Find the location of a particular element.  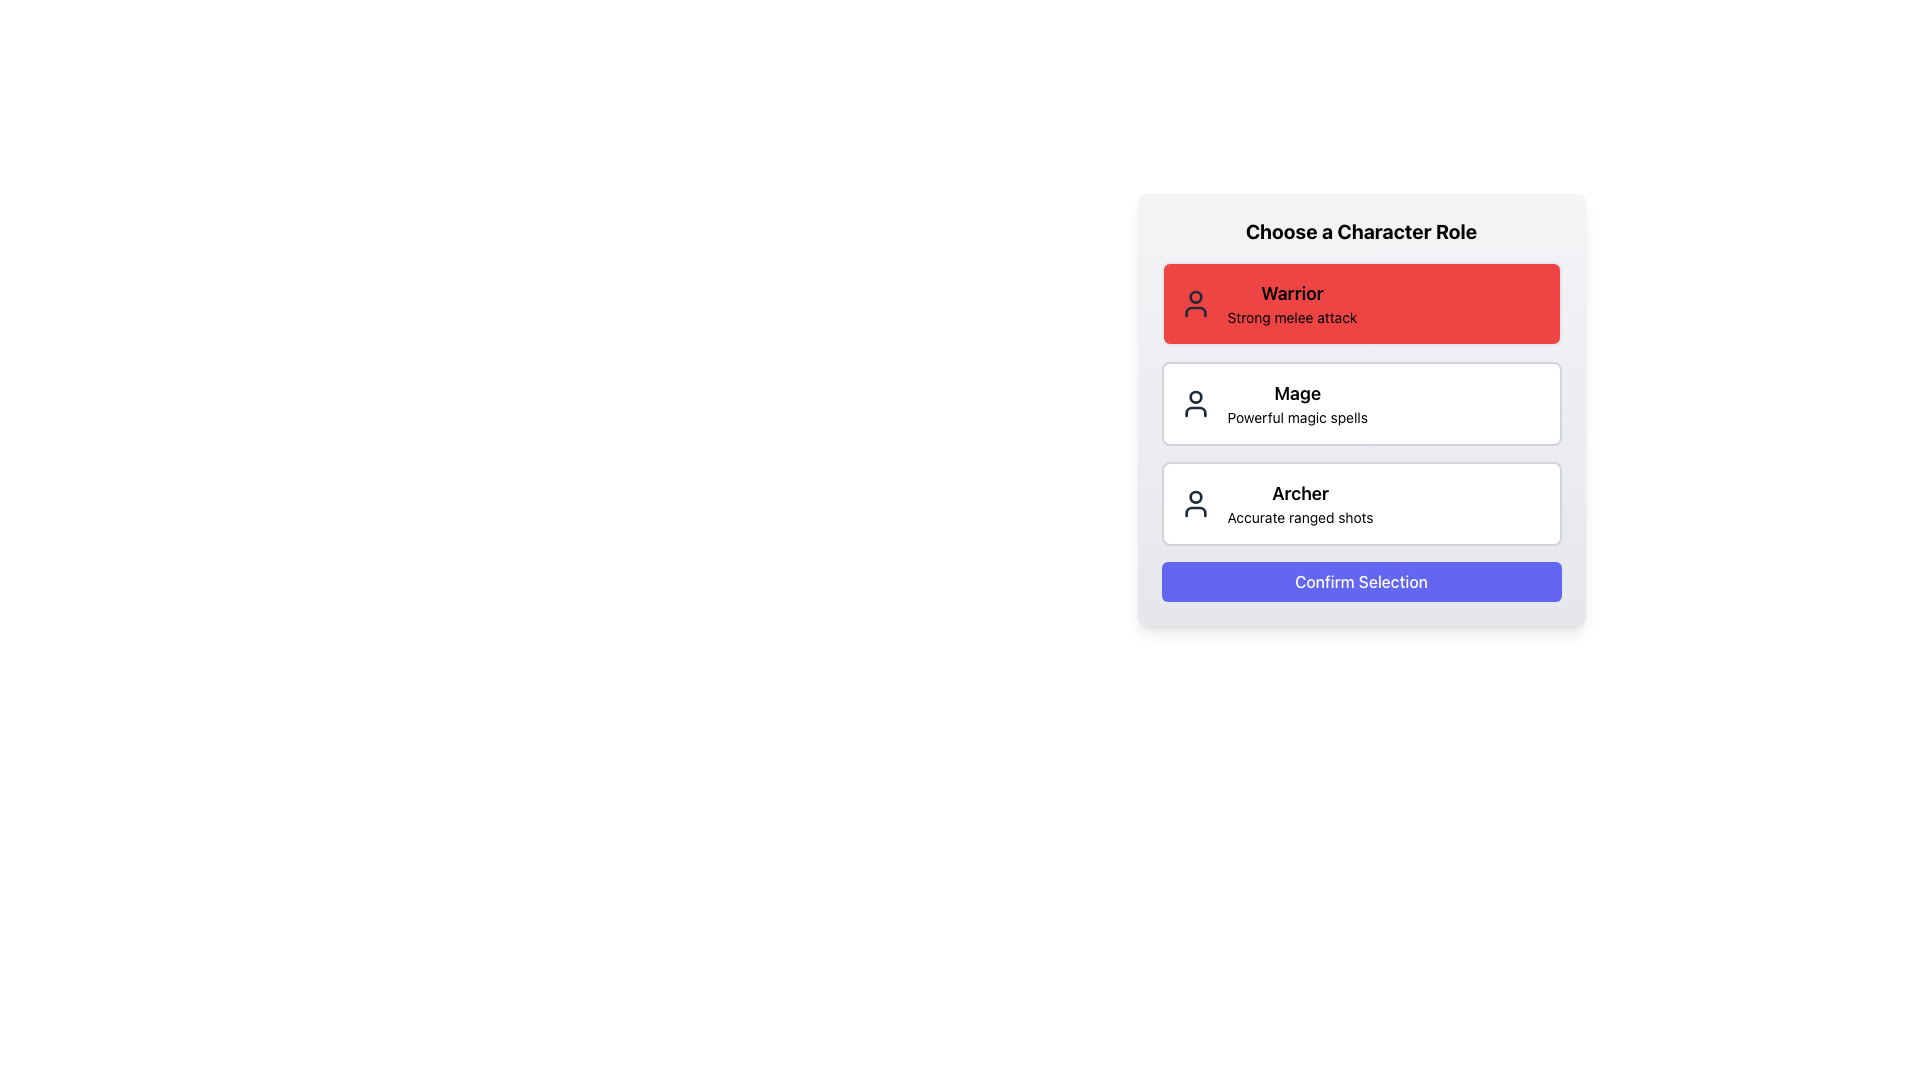

the text label that describes the 'Mage' role, which is located directly below the 'Mage' label in the selection card is located at coordinates (1297, 416).